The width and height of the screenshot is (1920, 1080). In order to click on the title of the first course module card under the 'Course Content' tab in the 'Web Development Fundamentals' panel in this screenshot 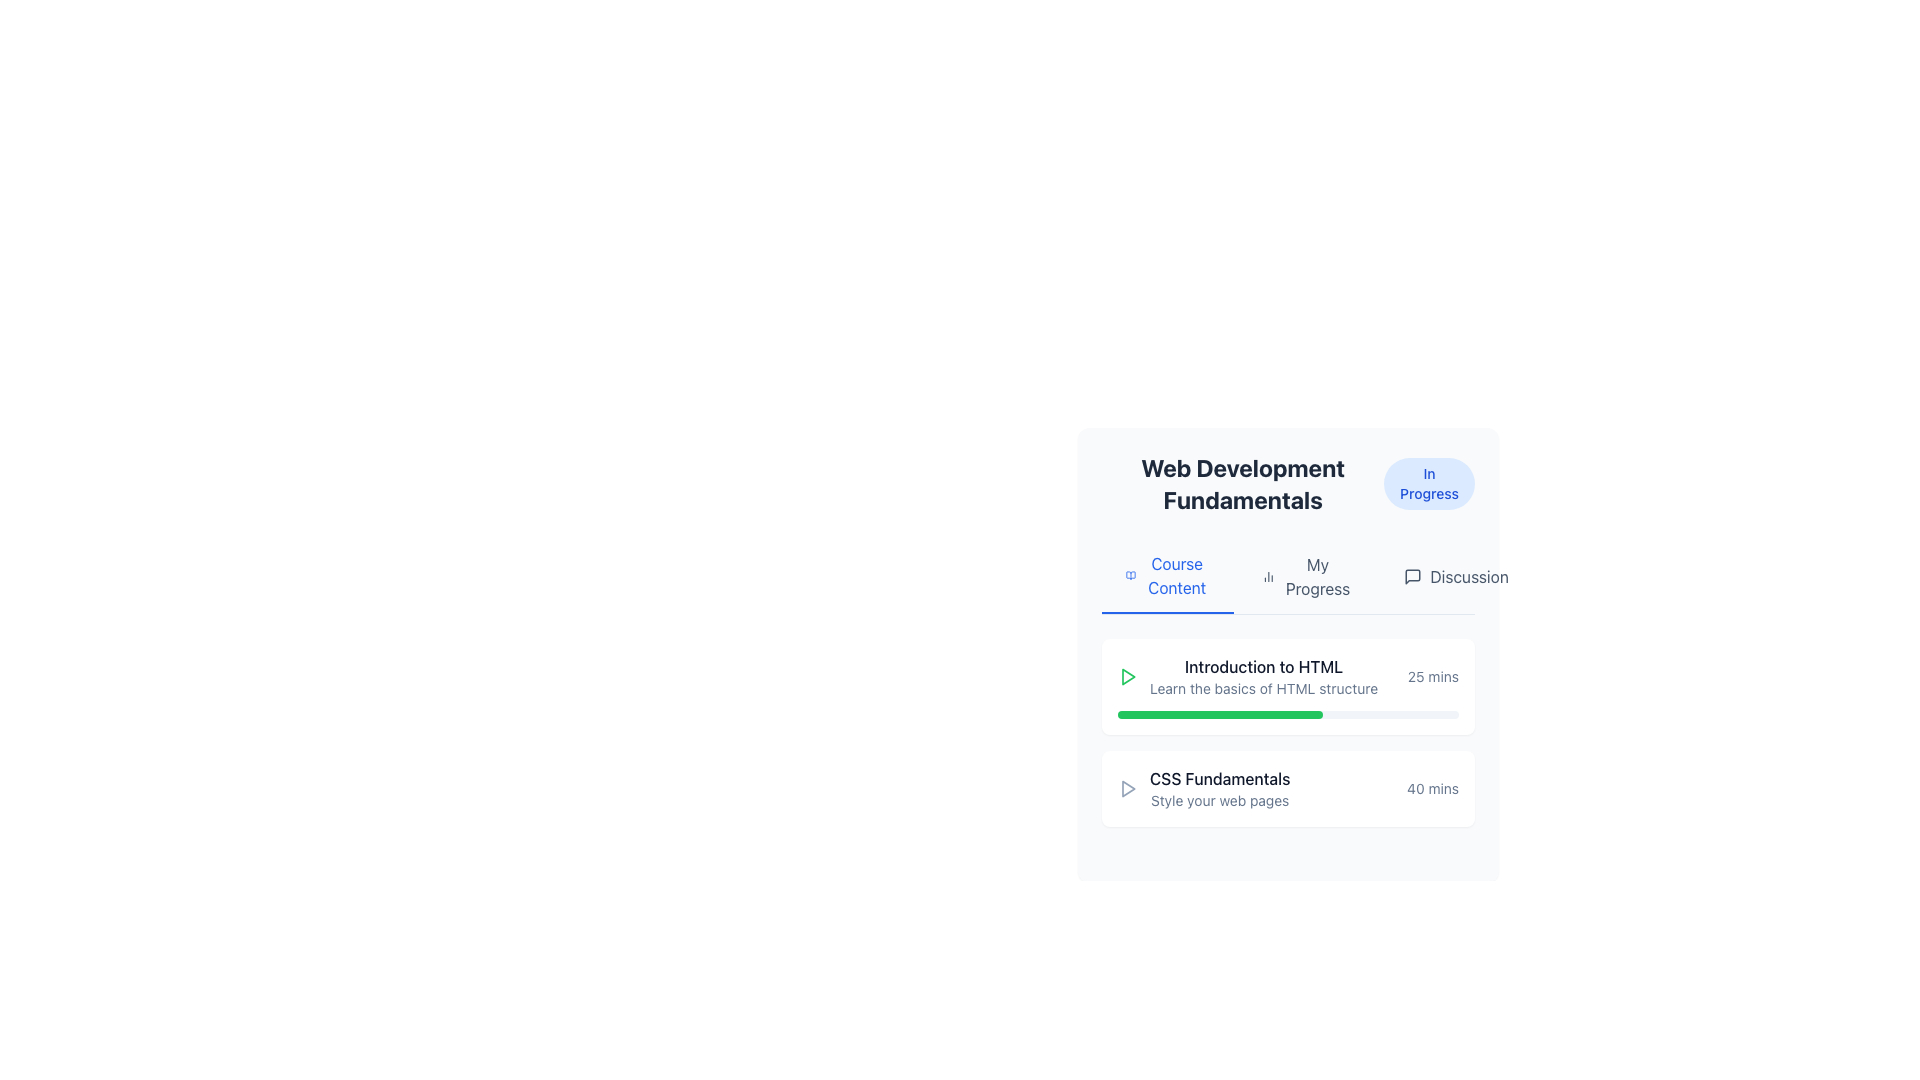, I will do `click(1288, 642)`.